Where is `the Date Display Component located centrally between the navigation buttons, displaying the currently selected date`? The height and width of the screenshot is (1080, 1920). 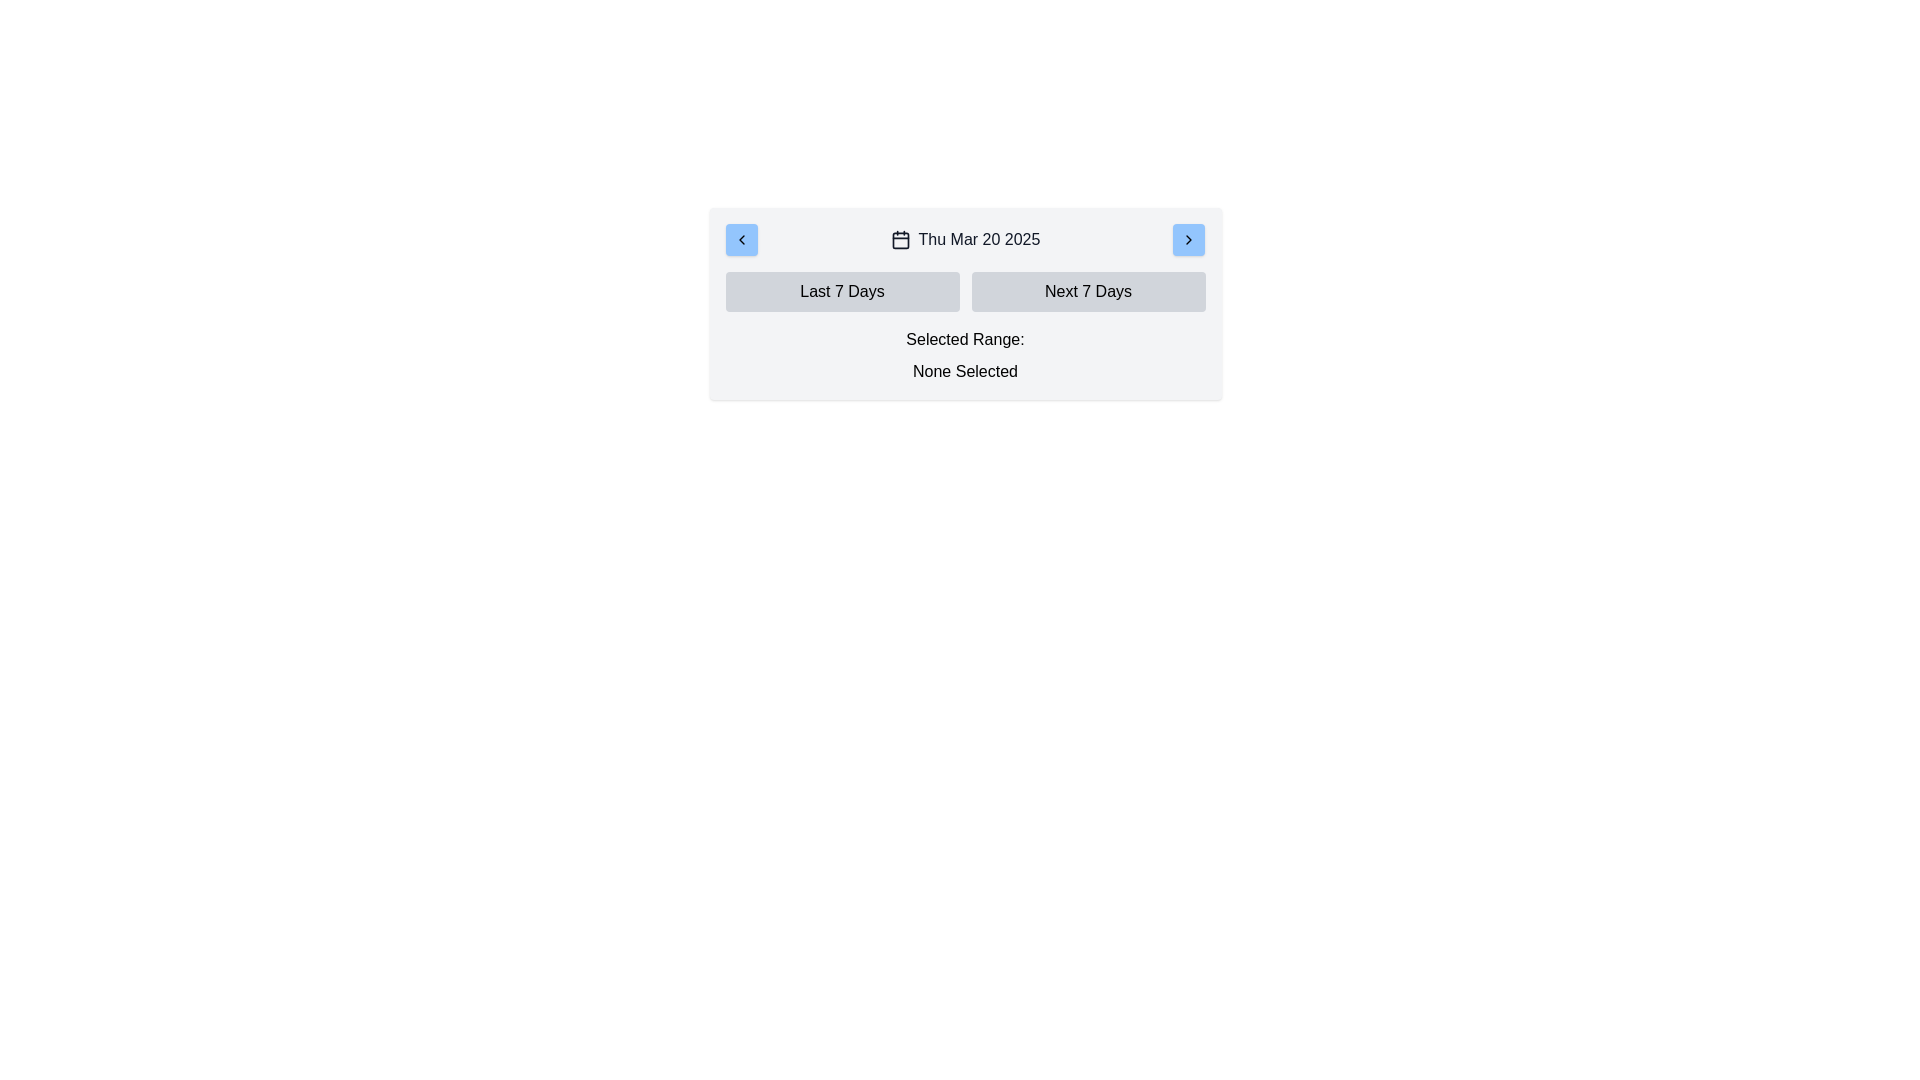
the Date Display Component located centrally between the navigation buttons, displaying the currently selected date is located at coordinates (965, 238).